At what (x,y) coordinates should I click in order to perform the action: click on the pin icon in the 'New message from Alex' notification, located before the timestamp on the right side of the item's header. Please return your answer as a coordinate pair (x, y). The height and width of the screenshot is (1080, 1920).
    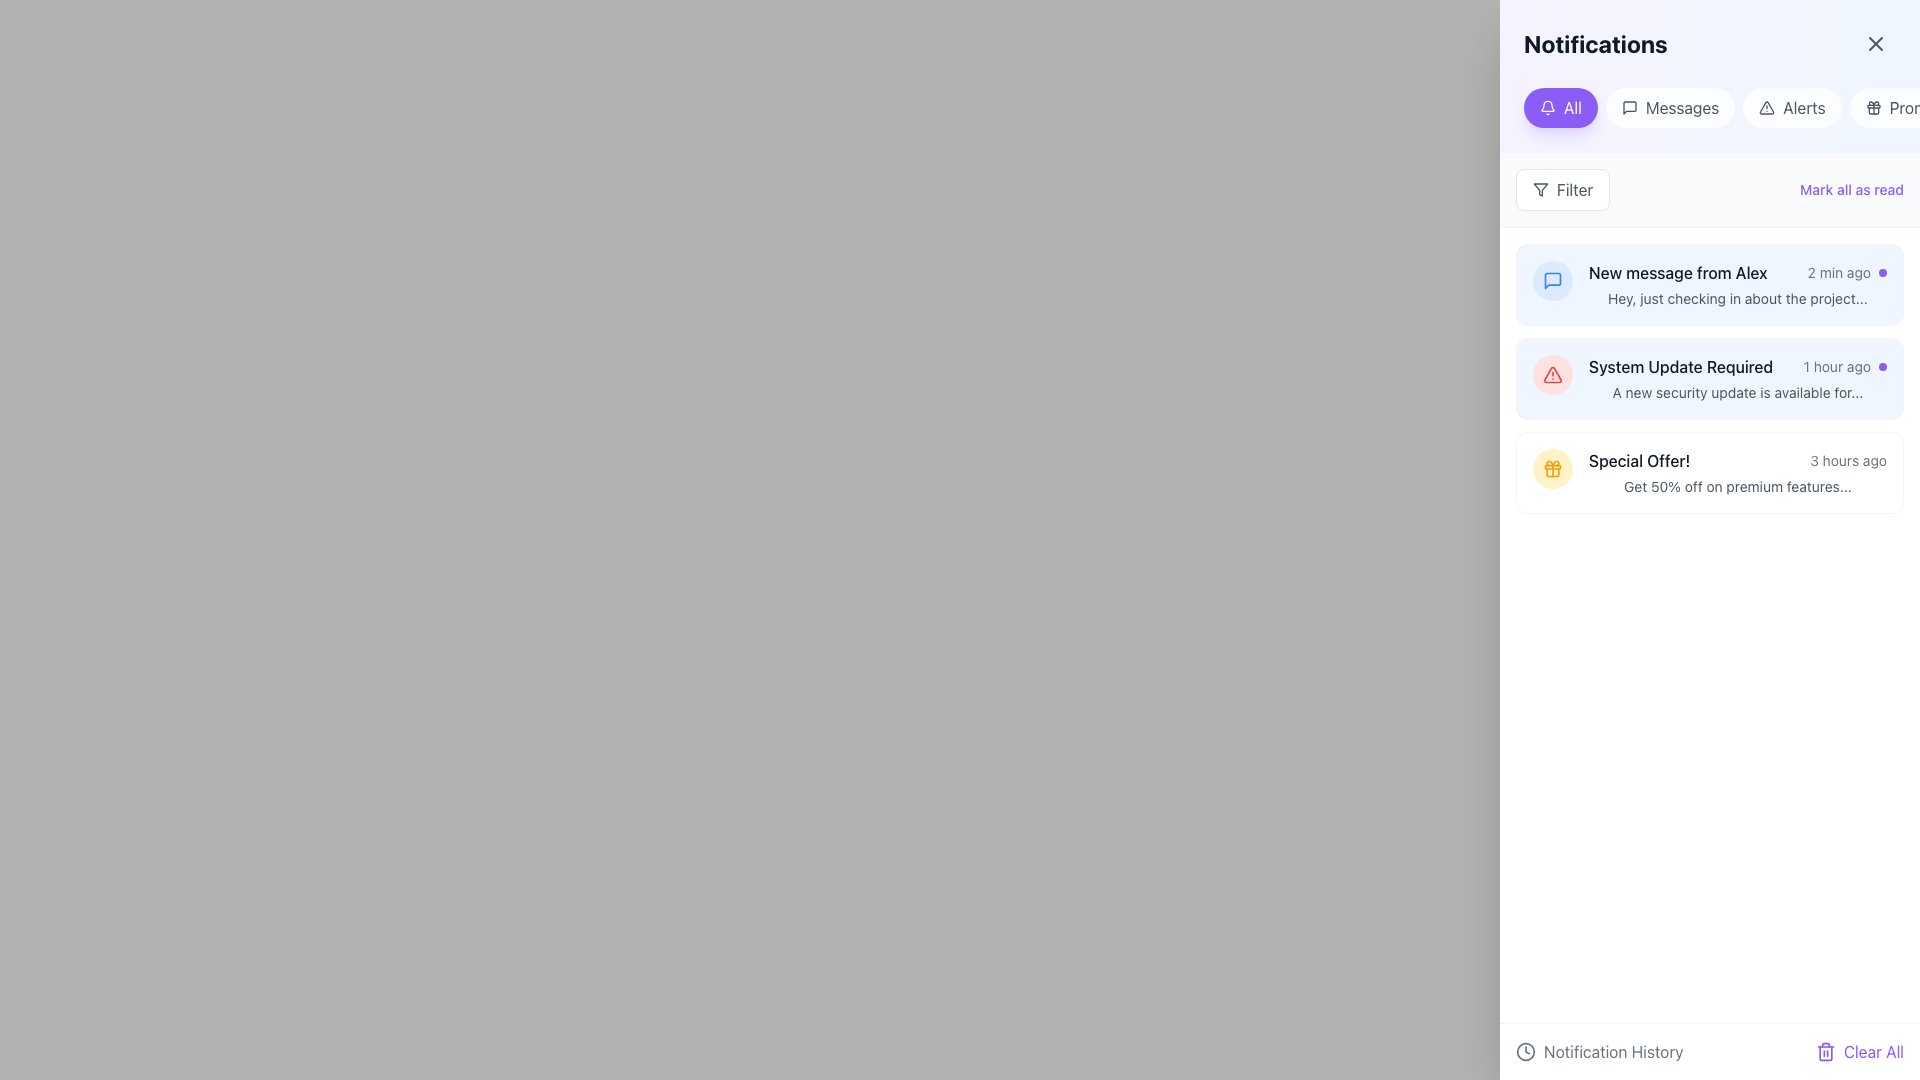
    Looking at the image, I should click on (1830, 282).